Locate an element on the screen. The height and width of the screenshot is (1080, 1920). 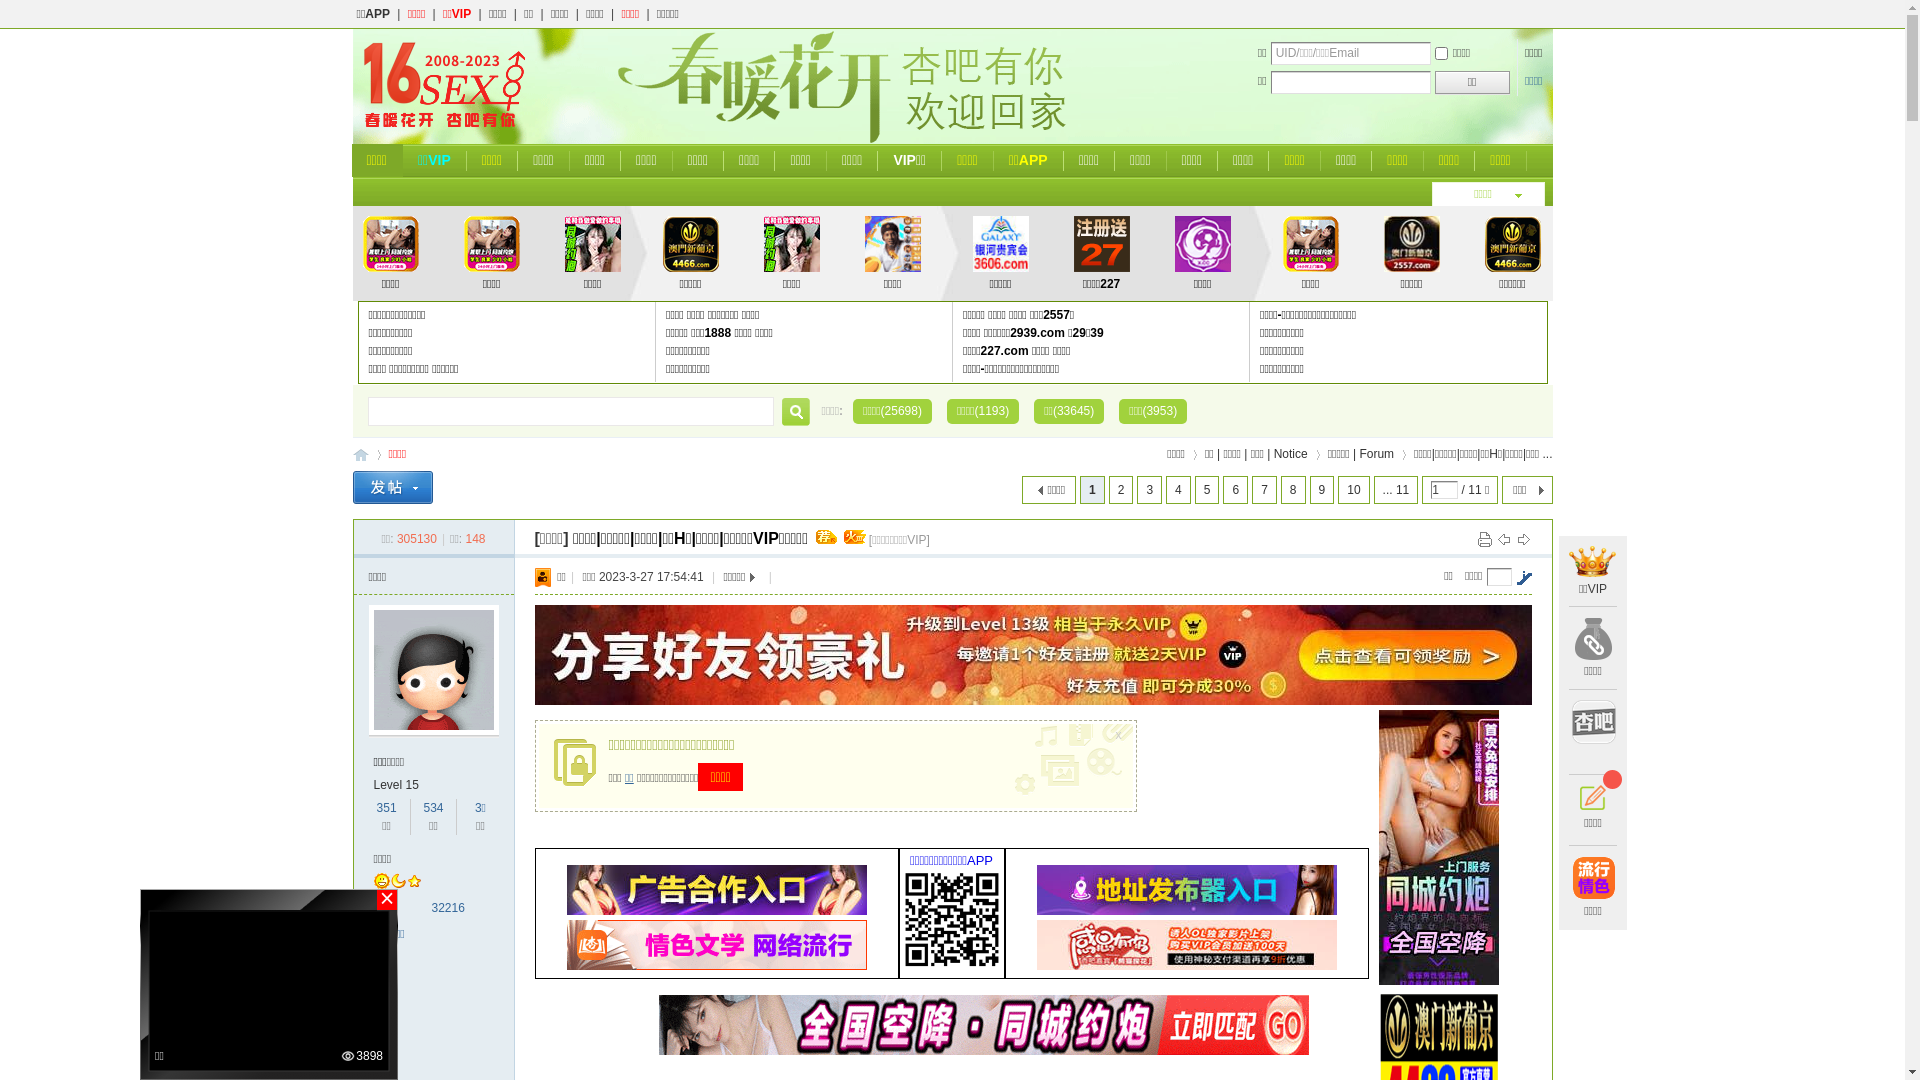
'x' is located at coordinates (1121, 731).